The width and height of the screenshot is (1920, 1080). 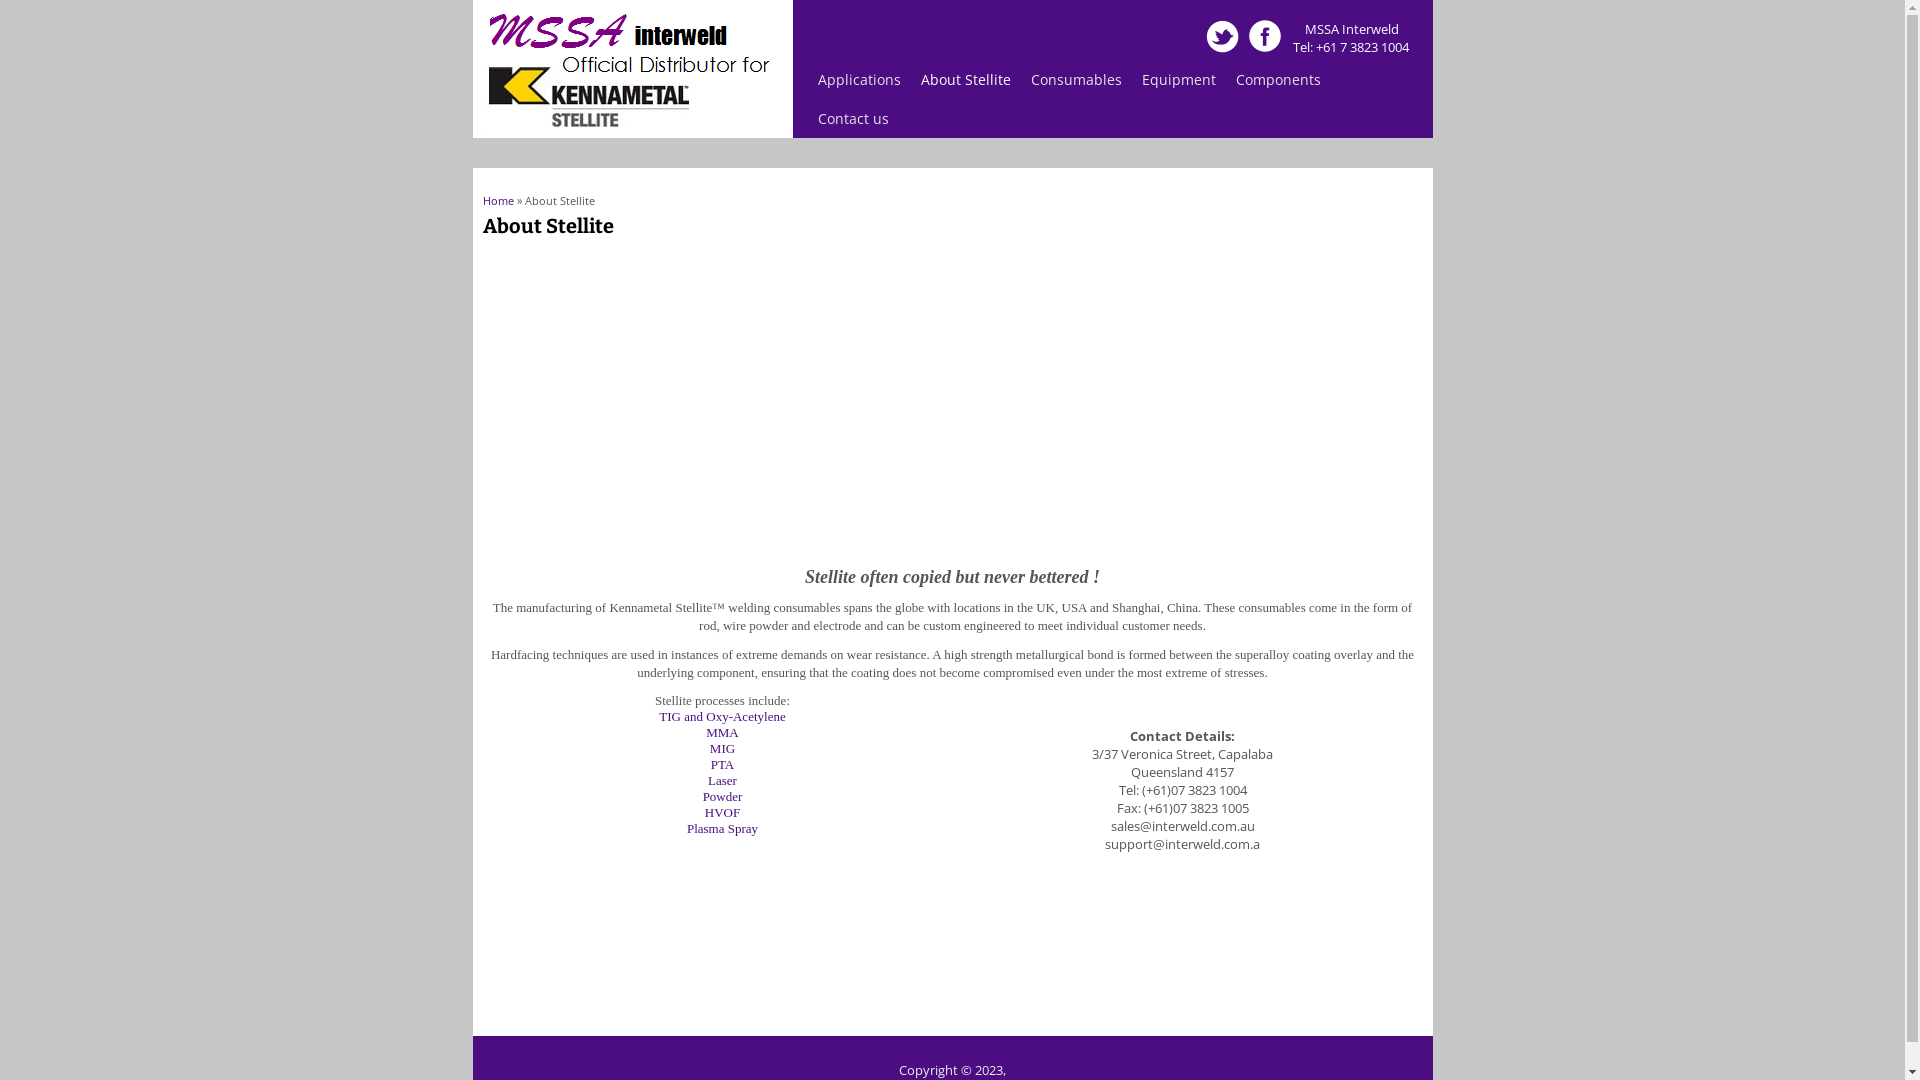 I want to click on 'Applications', so click(x=807, y=78).